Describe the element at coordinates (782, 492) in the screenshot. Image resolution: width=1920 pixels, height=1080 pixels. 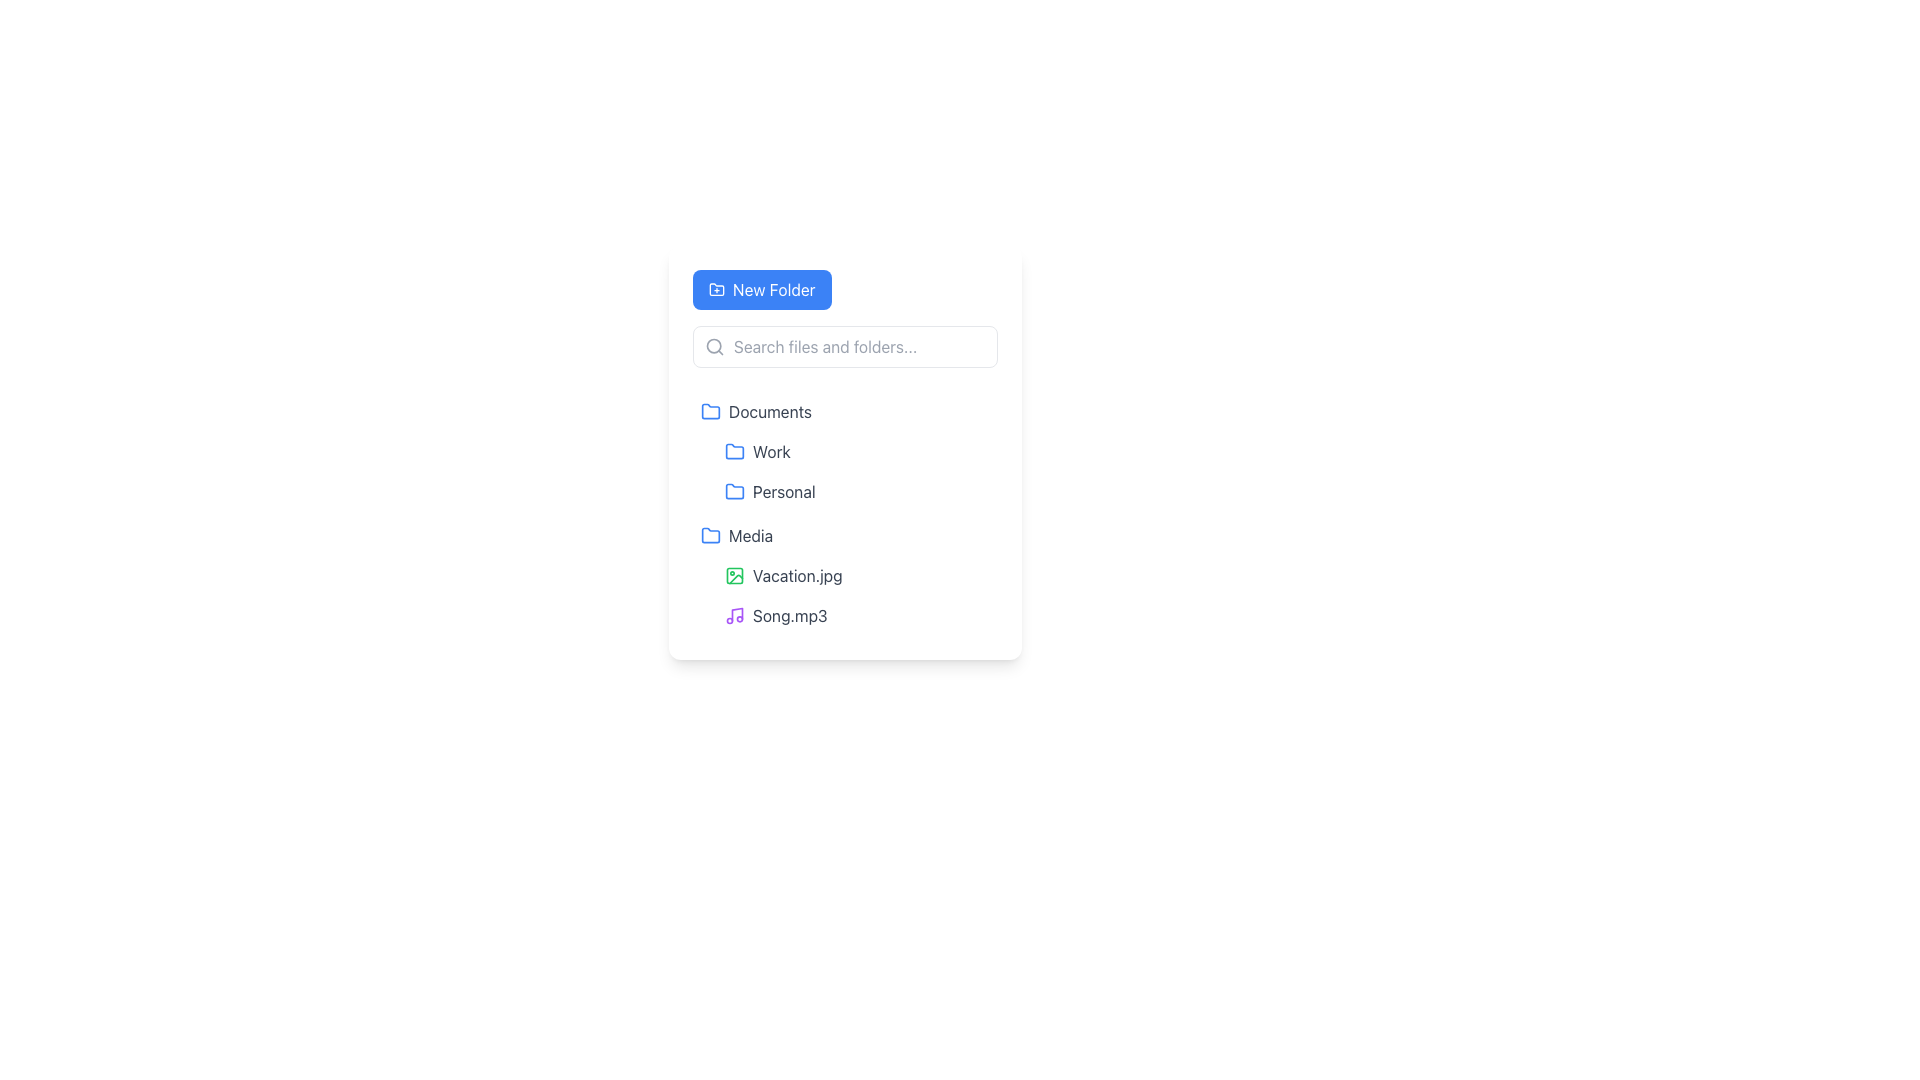
I see `the 'Personal' text label` at that location.